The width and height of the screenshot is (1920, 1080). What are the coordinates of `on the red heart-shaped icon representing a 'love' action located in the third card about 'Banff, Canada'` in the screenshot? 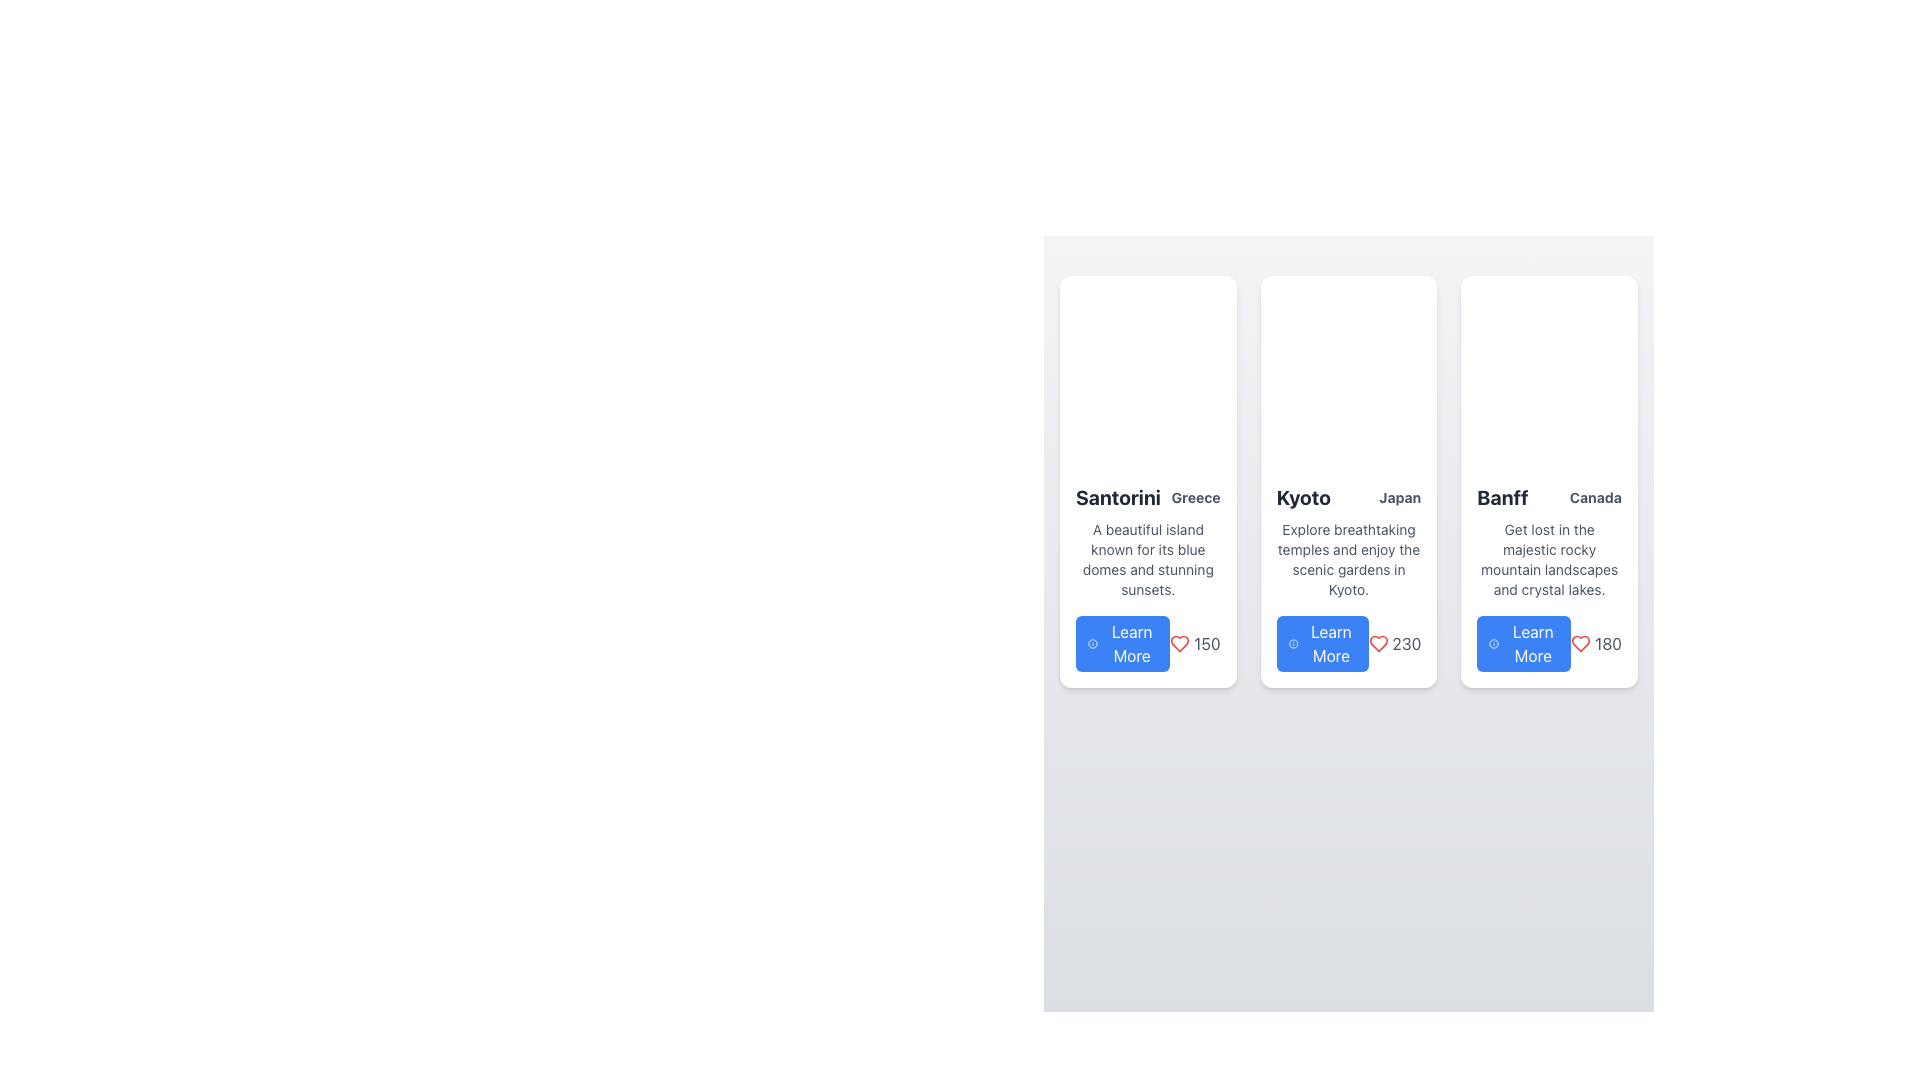 It's located at (1580, 644).